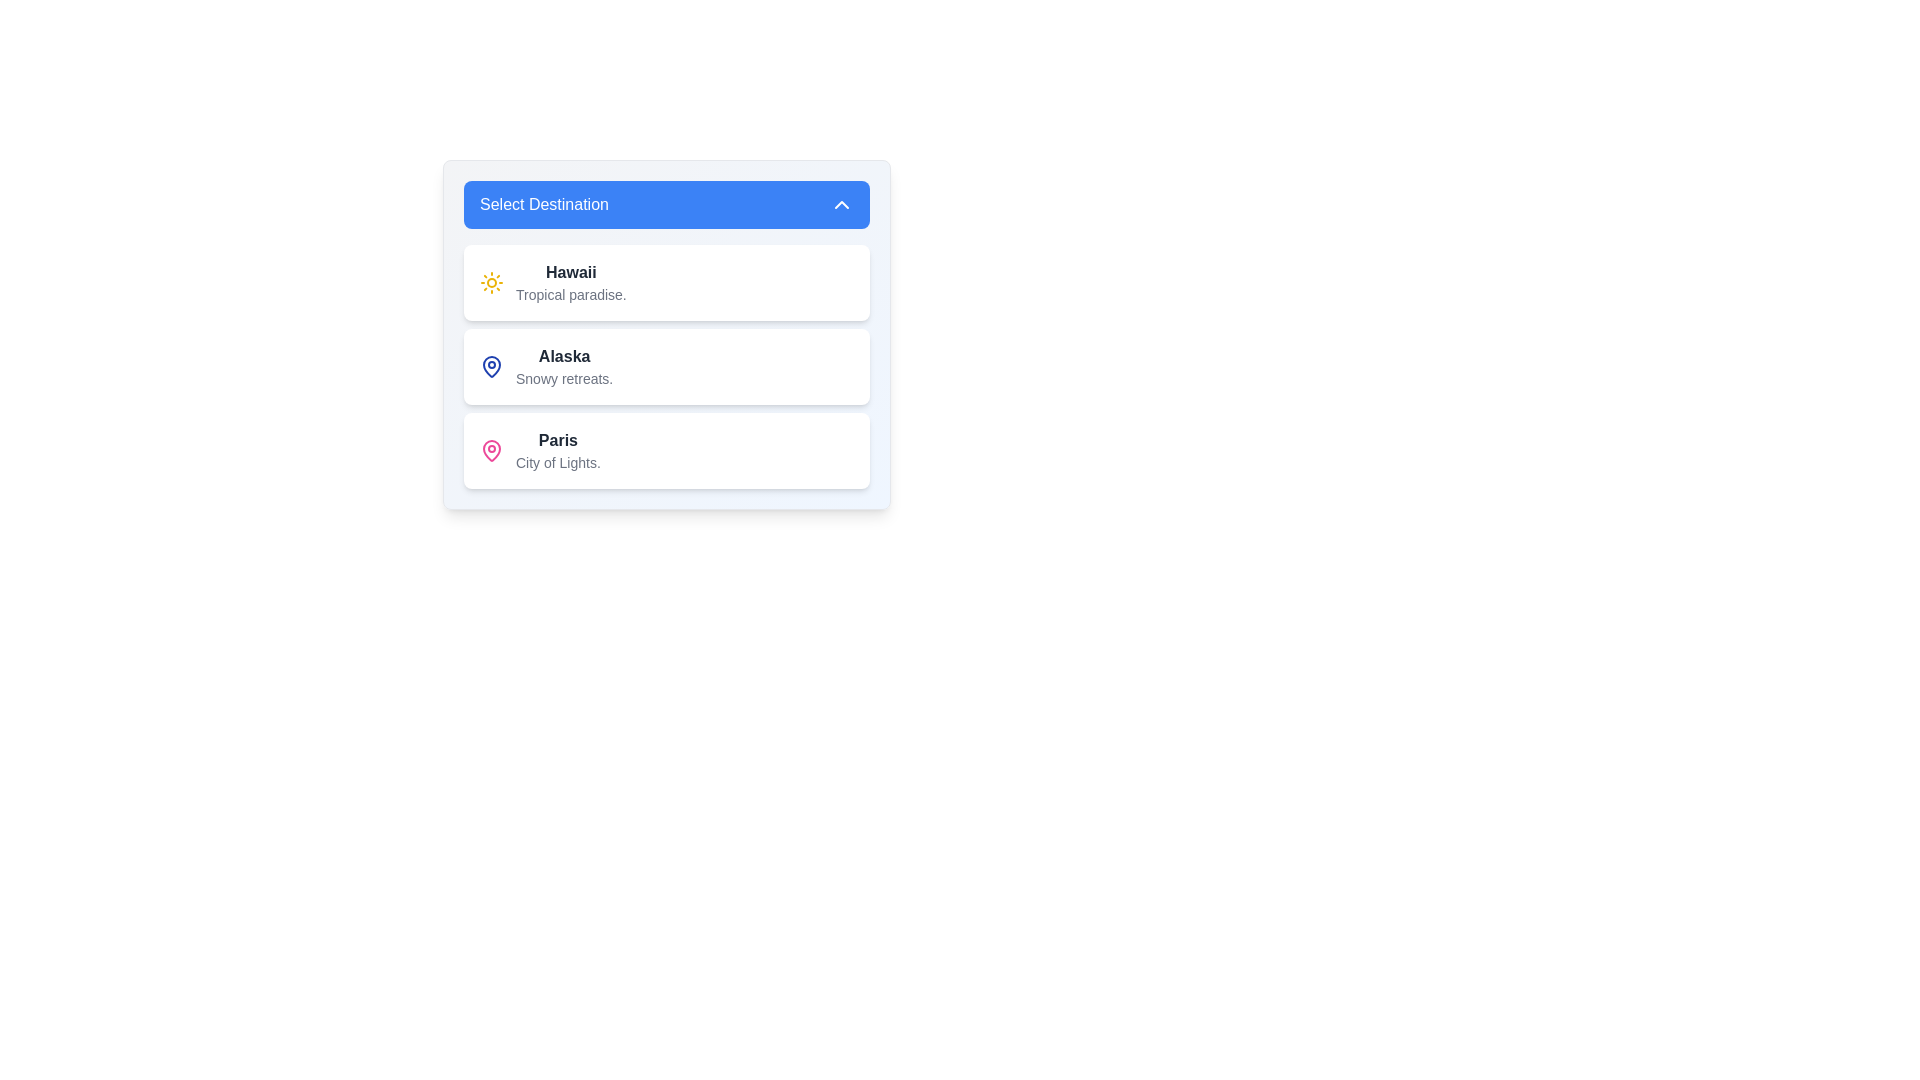 The image size is (1920, 1080). Describe the element at coordinates (558, 451) in the screenshot. I see `the text content block displaying 'Paris' and 'City of Lights'` at that location.